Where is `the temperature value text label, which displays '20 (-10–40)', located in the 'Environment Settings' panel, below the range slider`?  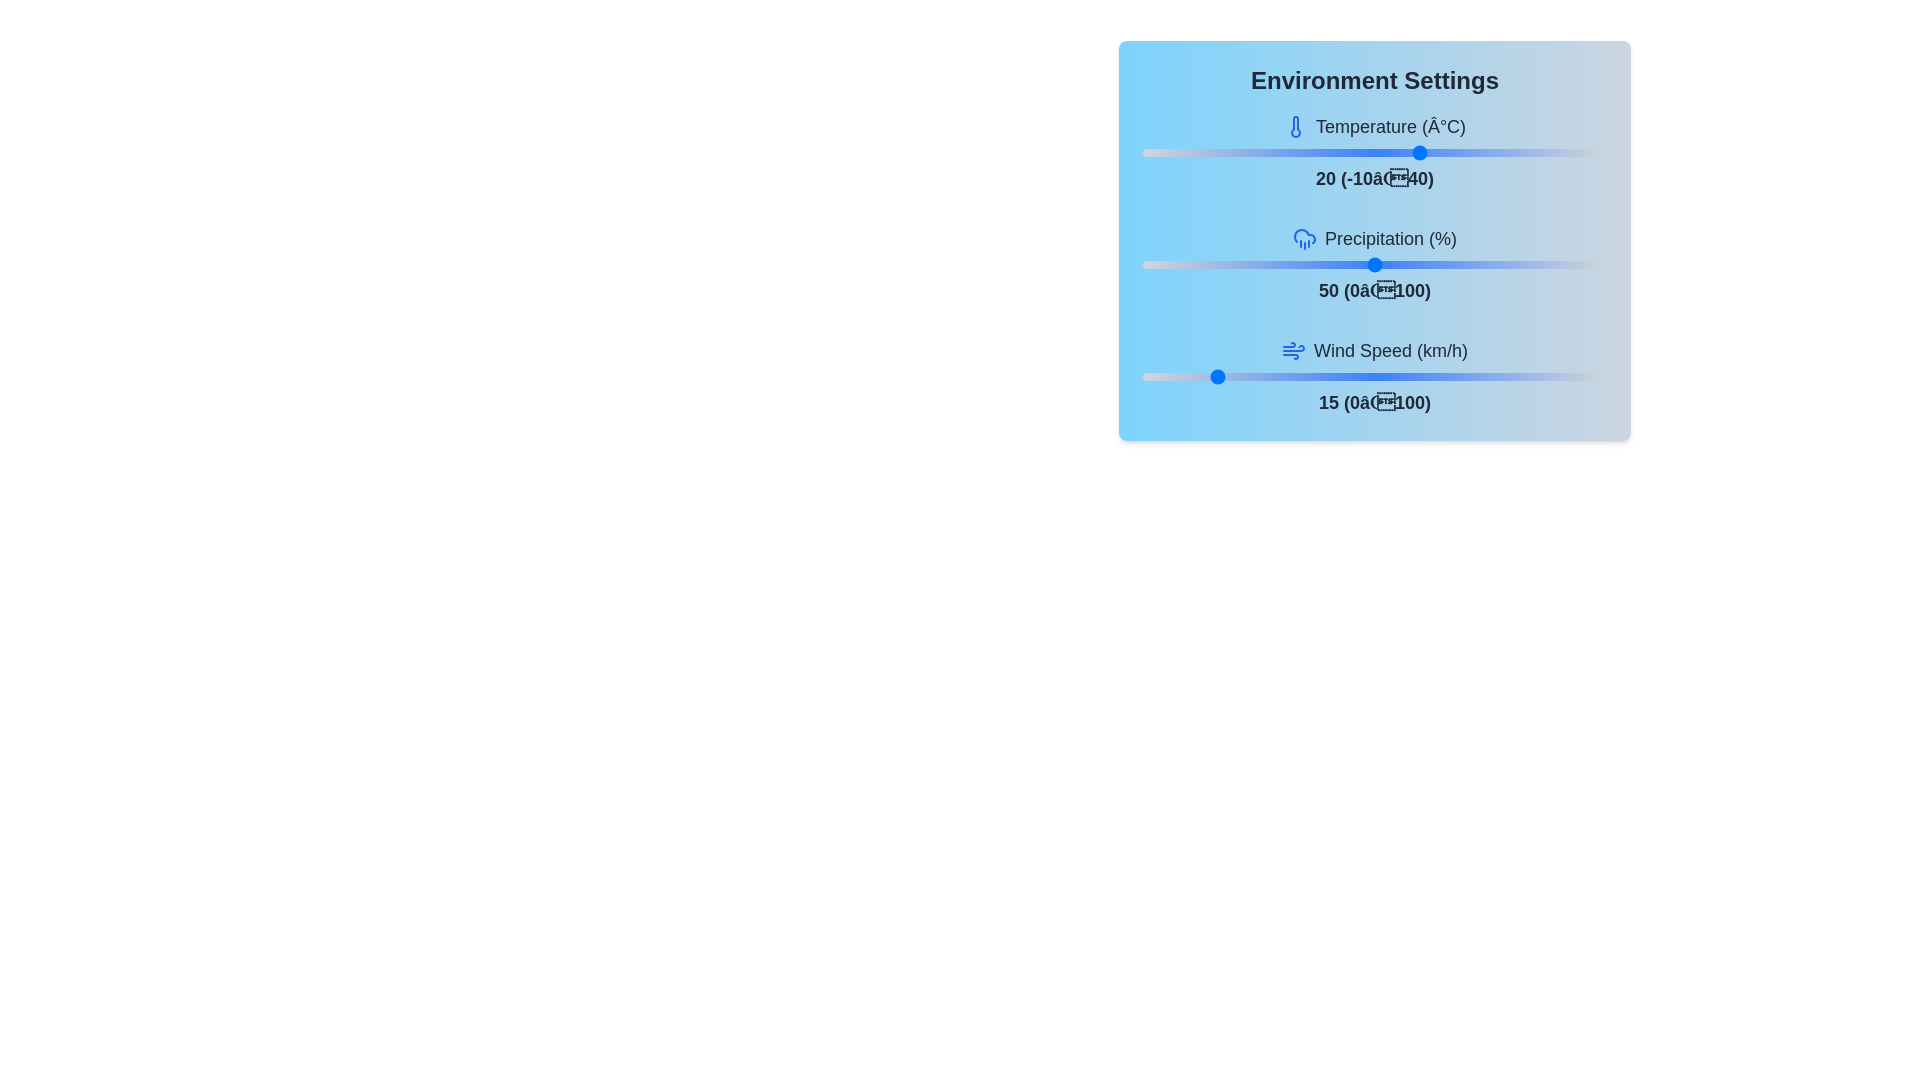
the temperature value text label, which displays '20 (-10–40)', located in the 'Environment Settings' panel, below the range slider is located at coordinates (1373, 177).